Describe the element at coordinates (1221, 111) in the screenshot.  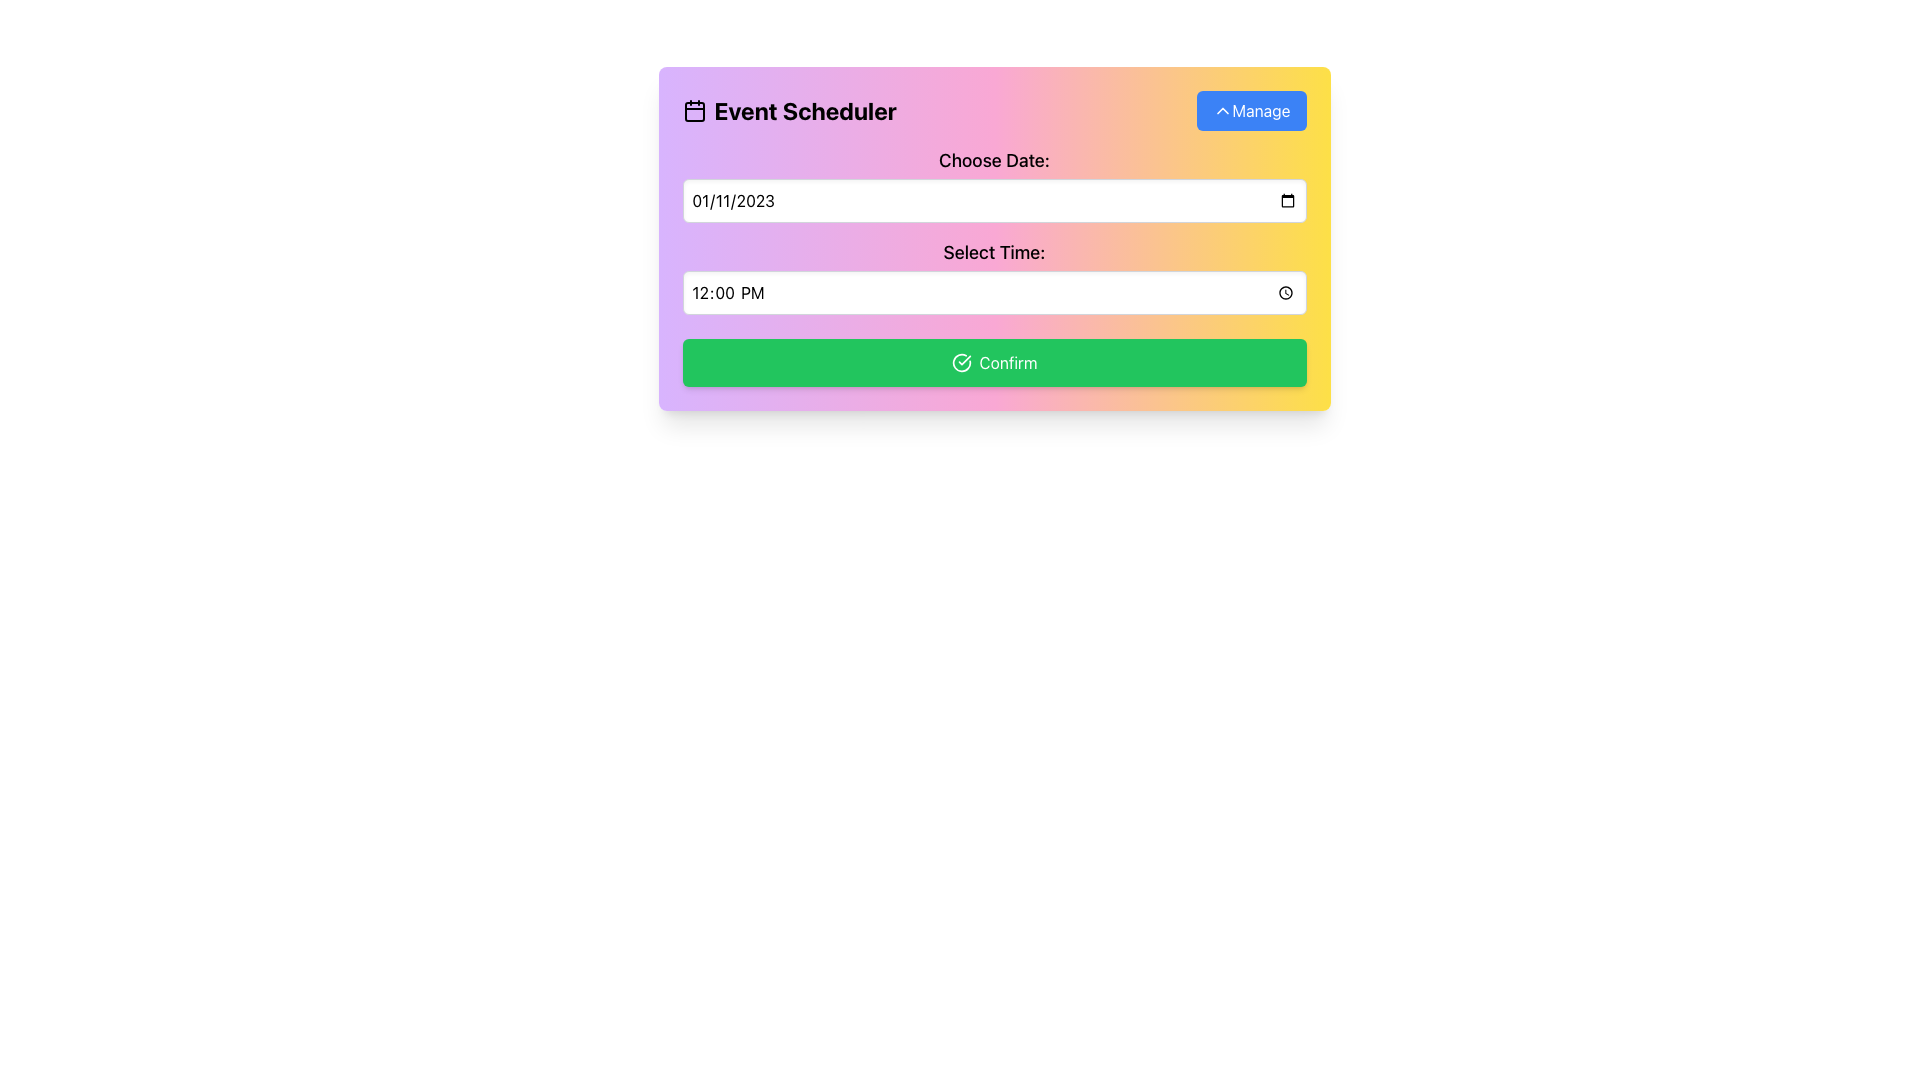
I see `the upward-facing chevron icon located within the 'Manage' button, positioned to the right side of the button’s text` at that location.